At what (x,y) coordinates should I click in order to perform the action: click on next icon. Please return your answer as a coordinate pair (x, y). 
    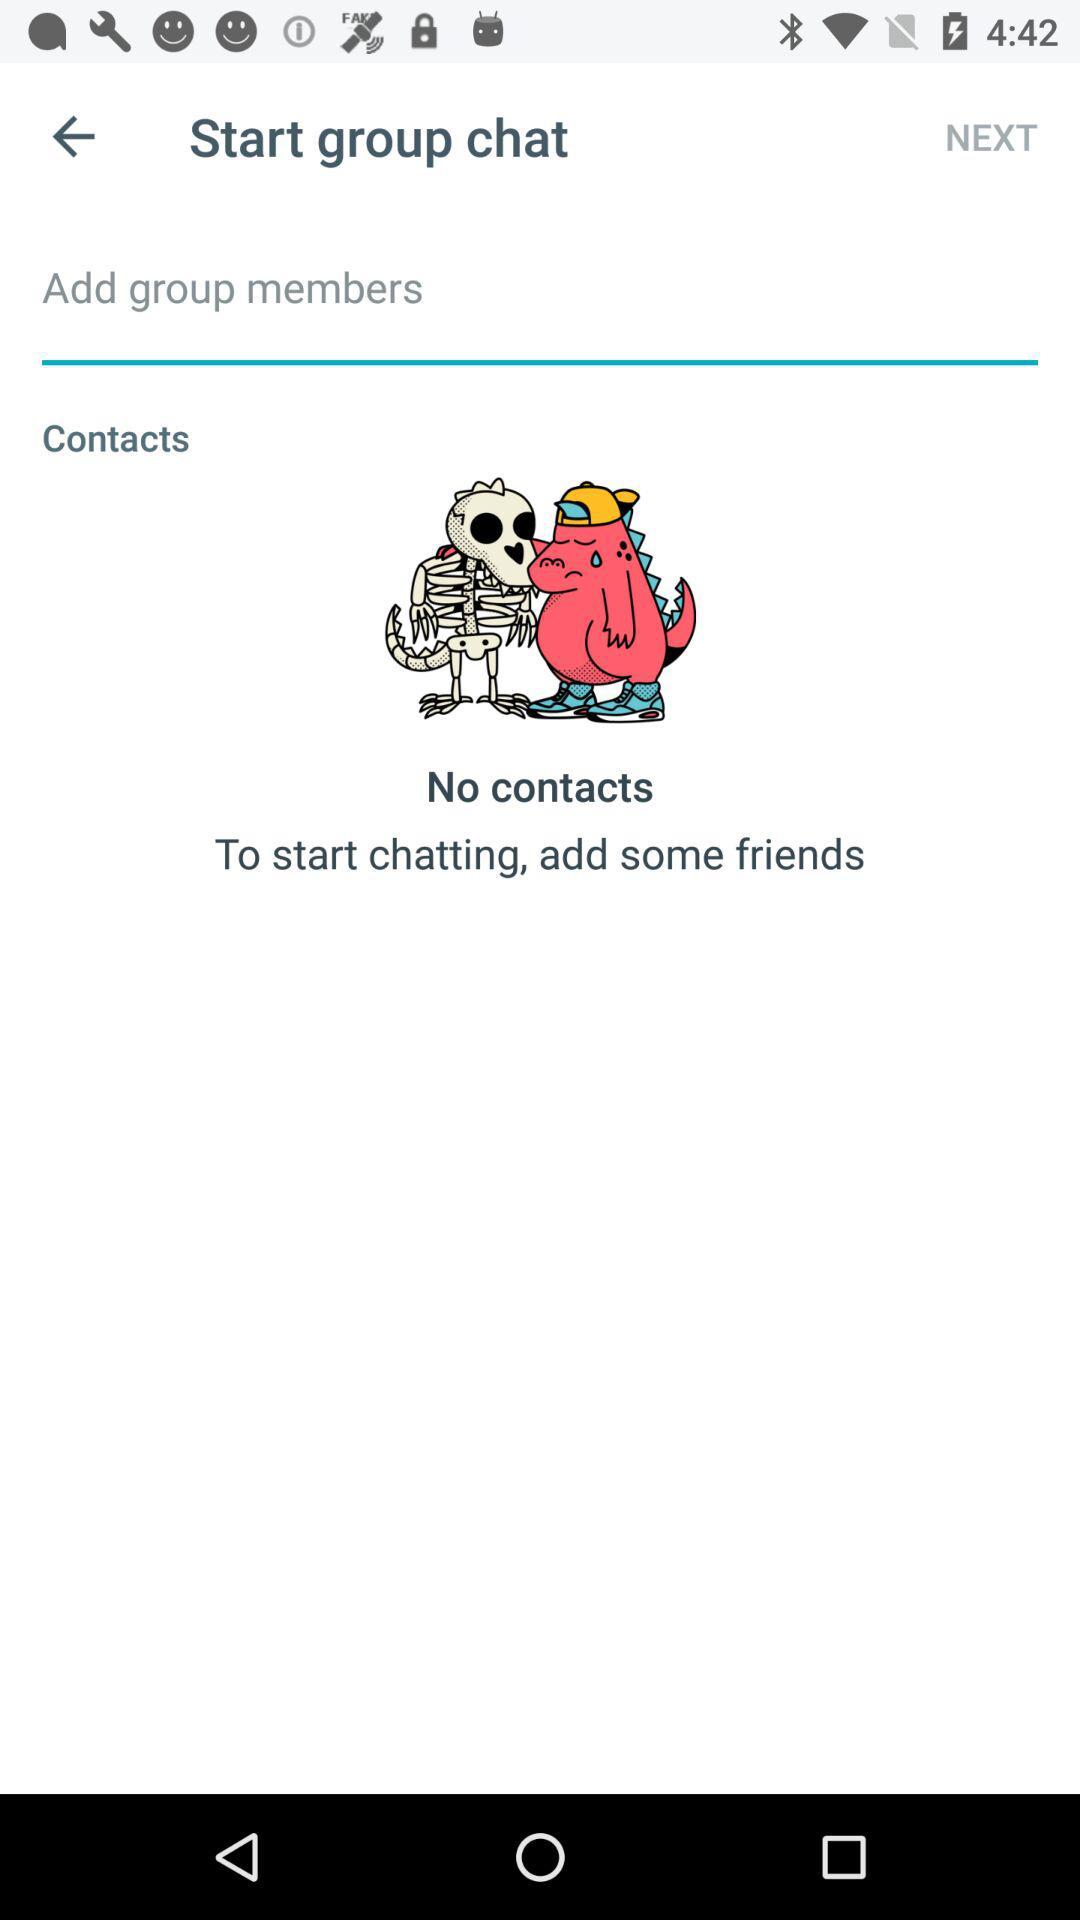
    Looking at the image, I should click on (972, 135).